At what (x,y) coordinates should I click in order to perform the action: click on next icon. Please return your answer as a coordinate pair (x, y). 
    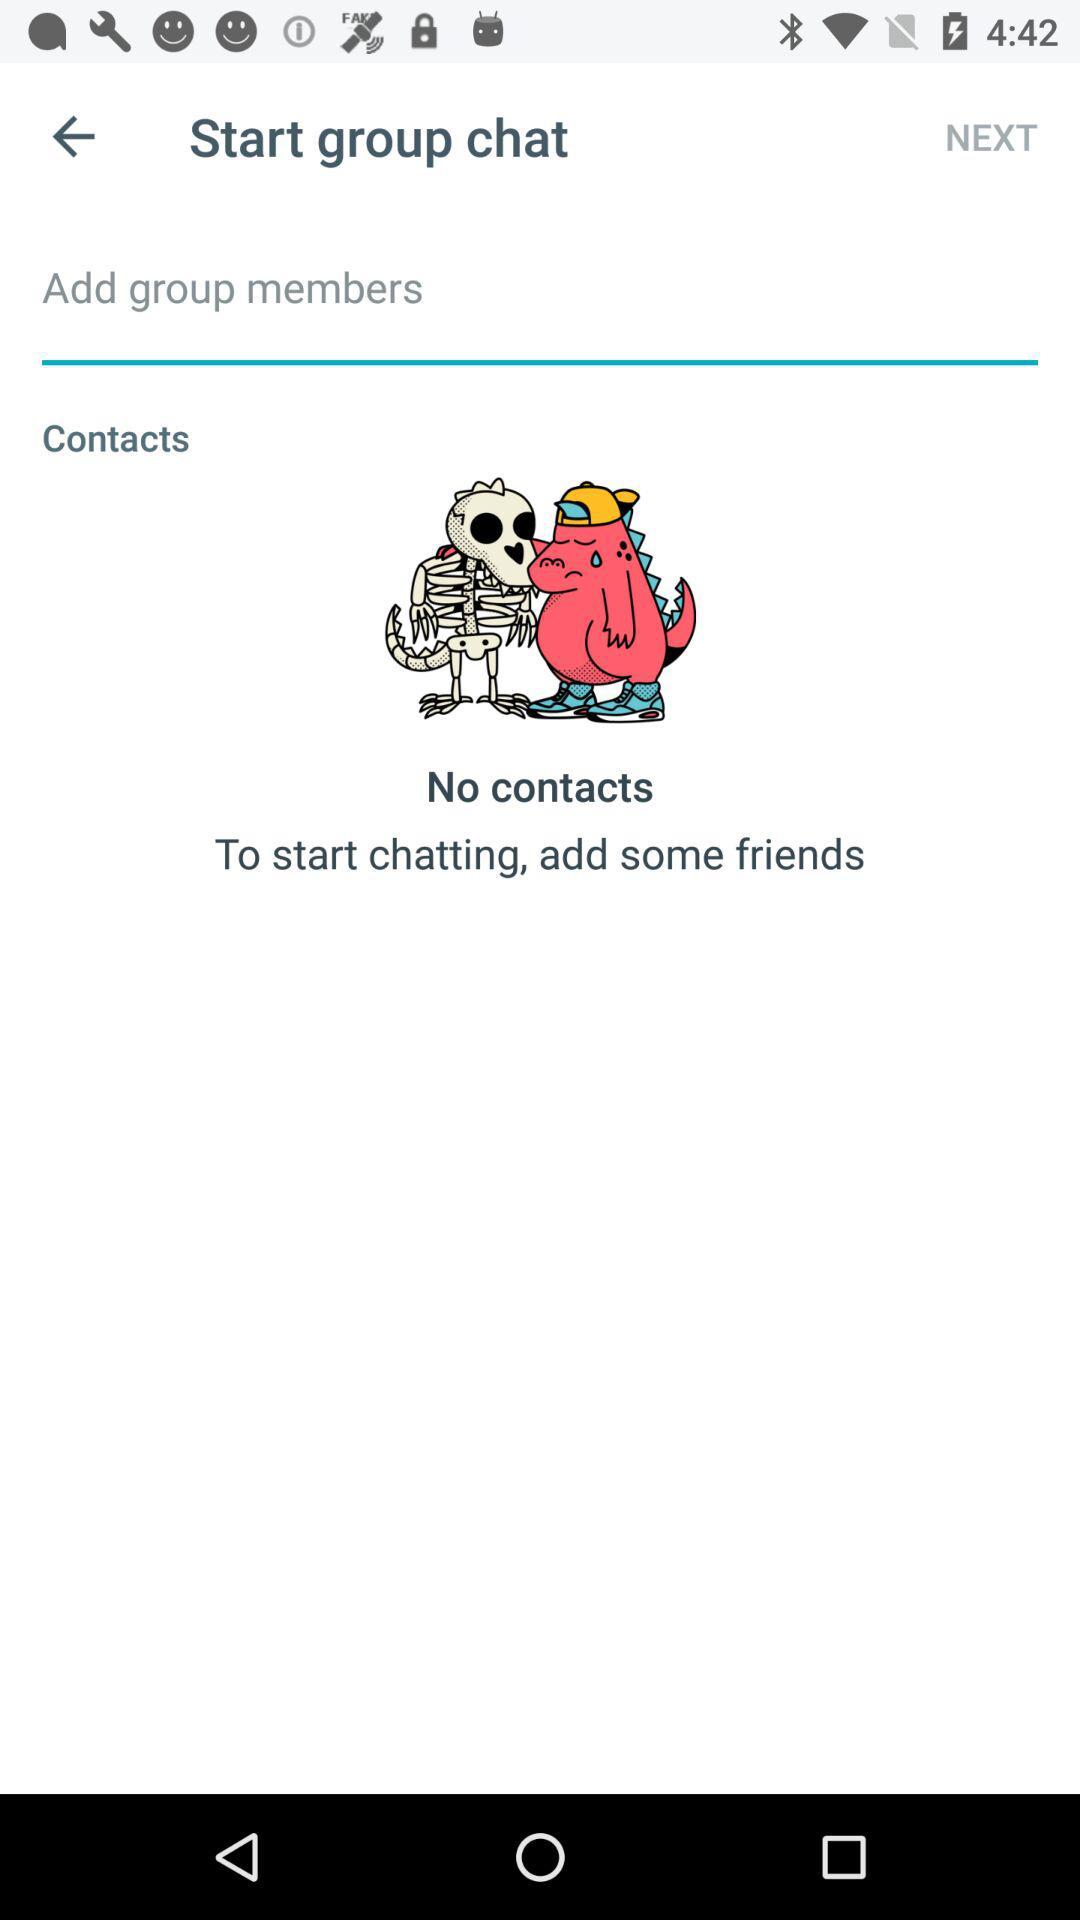
    Looking at the image, I should click on (972, 135).